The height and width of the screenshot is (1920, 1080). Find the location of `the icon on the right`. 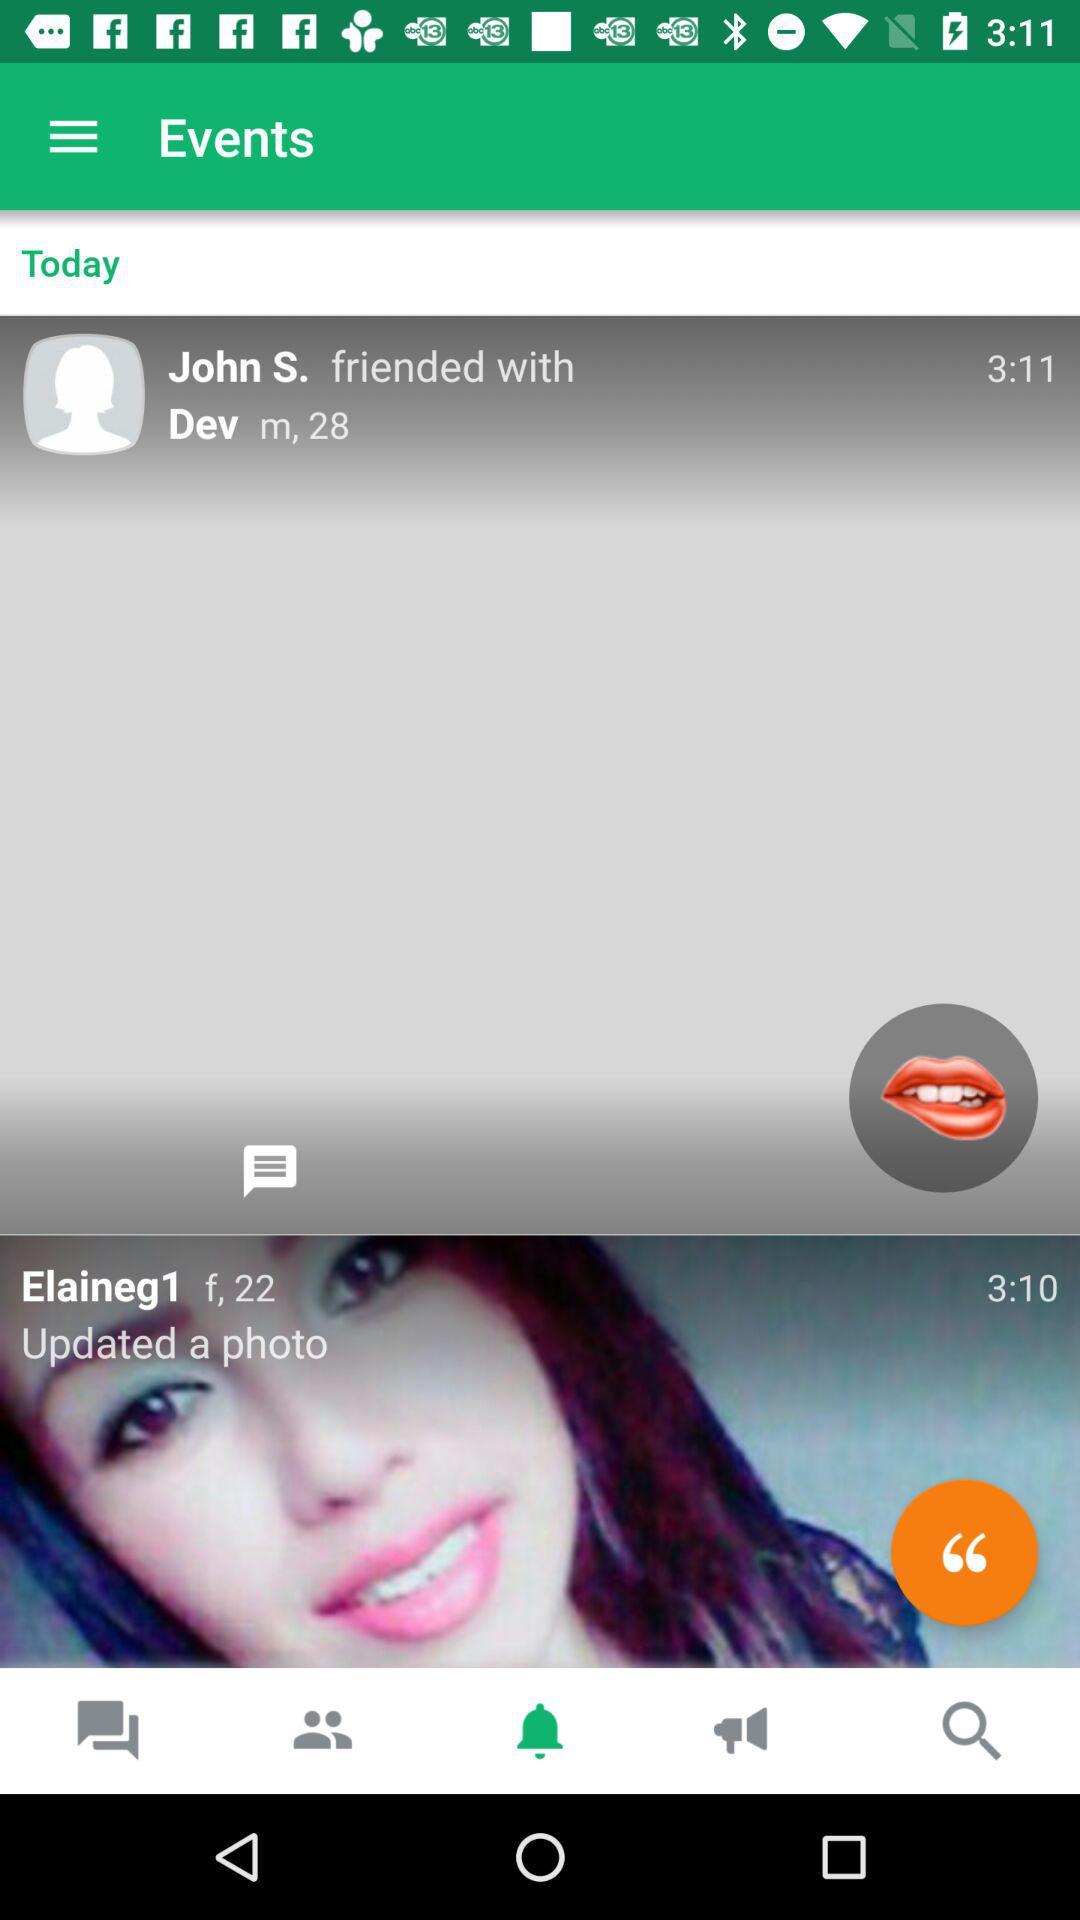

the icon on the right is located at coordinates (943, 1097).